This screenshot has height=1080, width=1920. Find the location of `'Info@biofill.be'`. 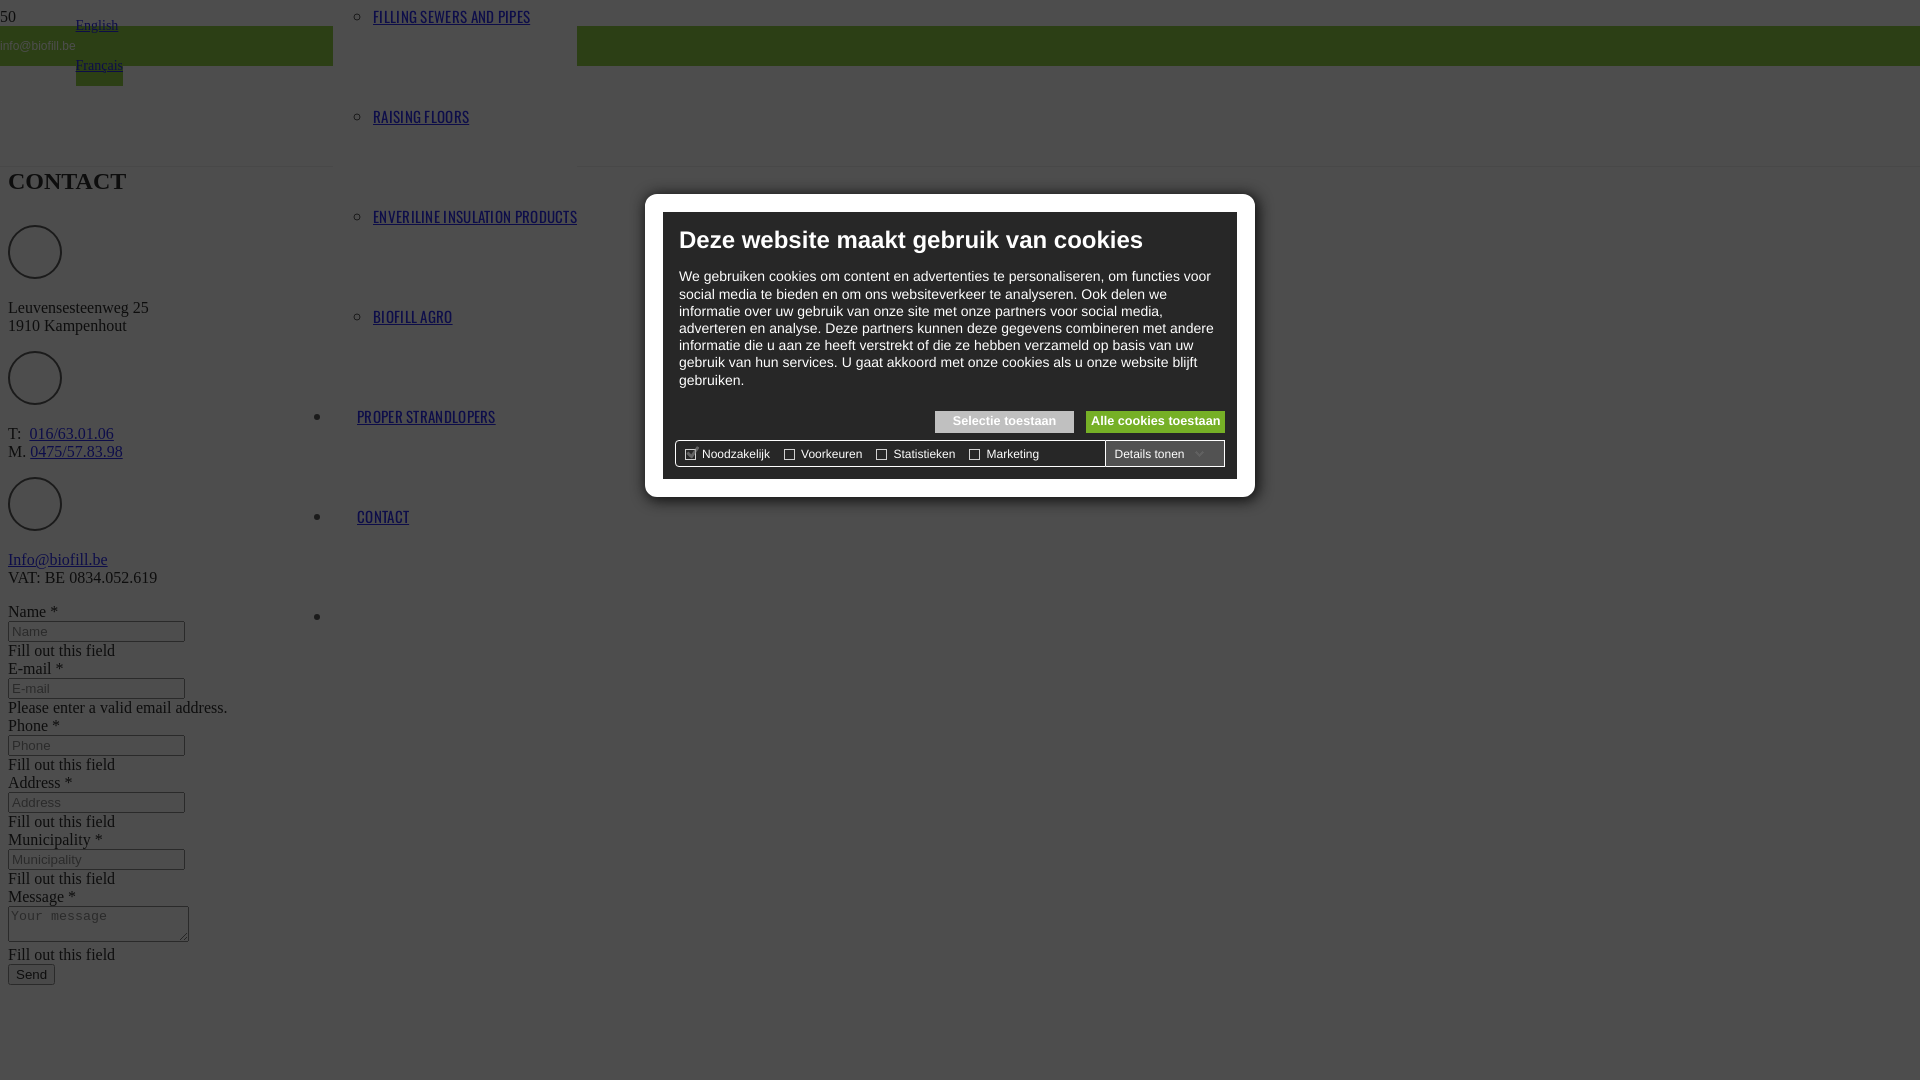

'Info@biofill.be' is located at coordinates (57, 559).